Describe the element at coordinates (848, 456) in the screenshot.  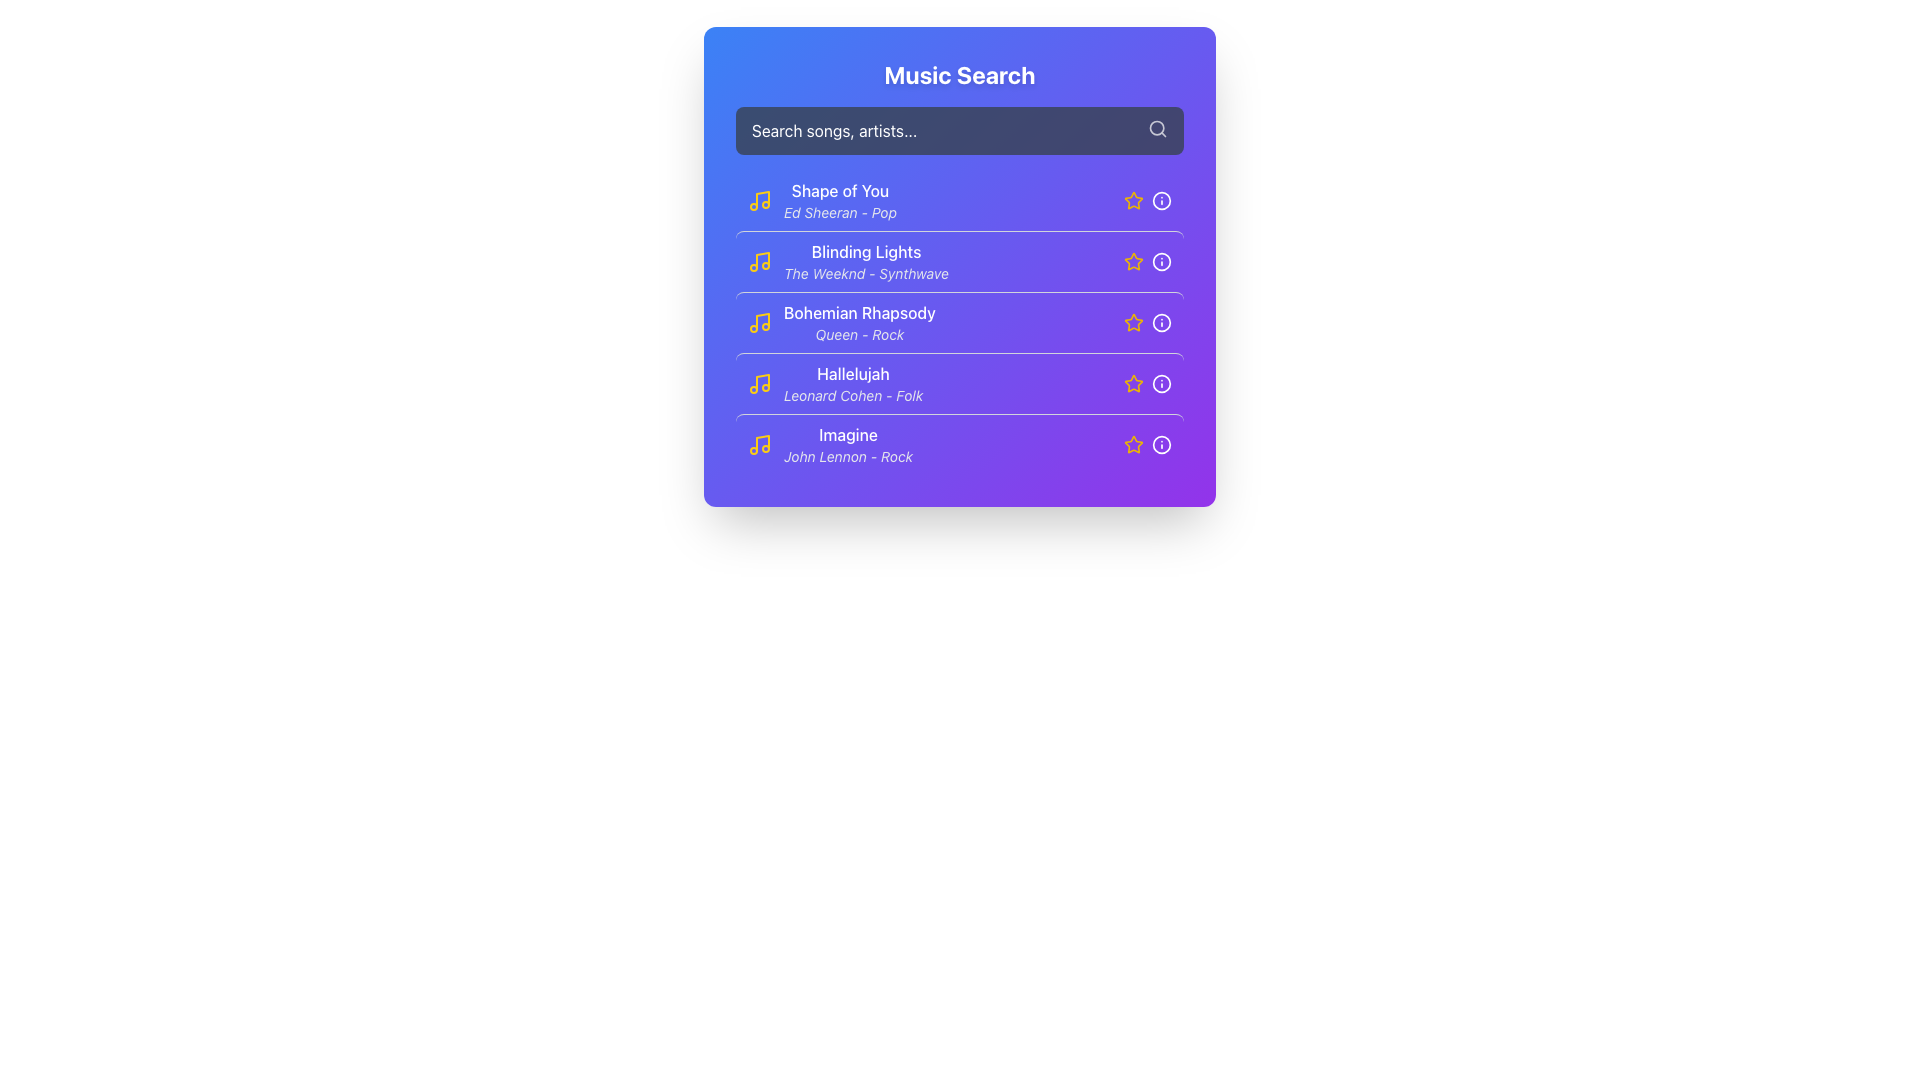
I see `the text label providing contextual details about the song 'Imagine' by John Lennon in the music search interface` at that location.